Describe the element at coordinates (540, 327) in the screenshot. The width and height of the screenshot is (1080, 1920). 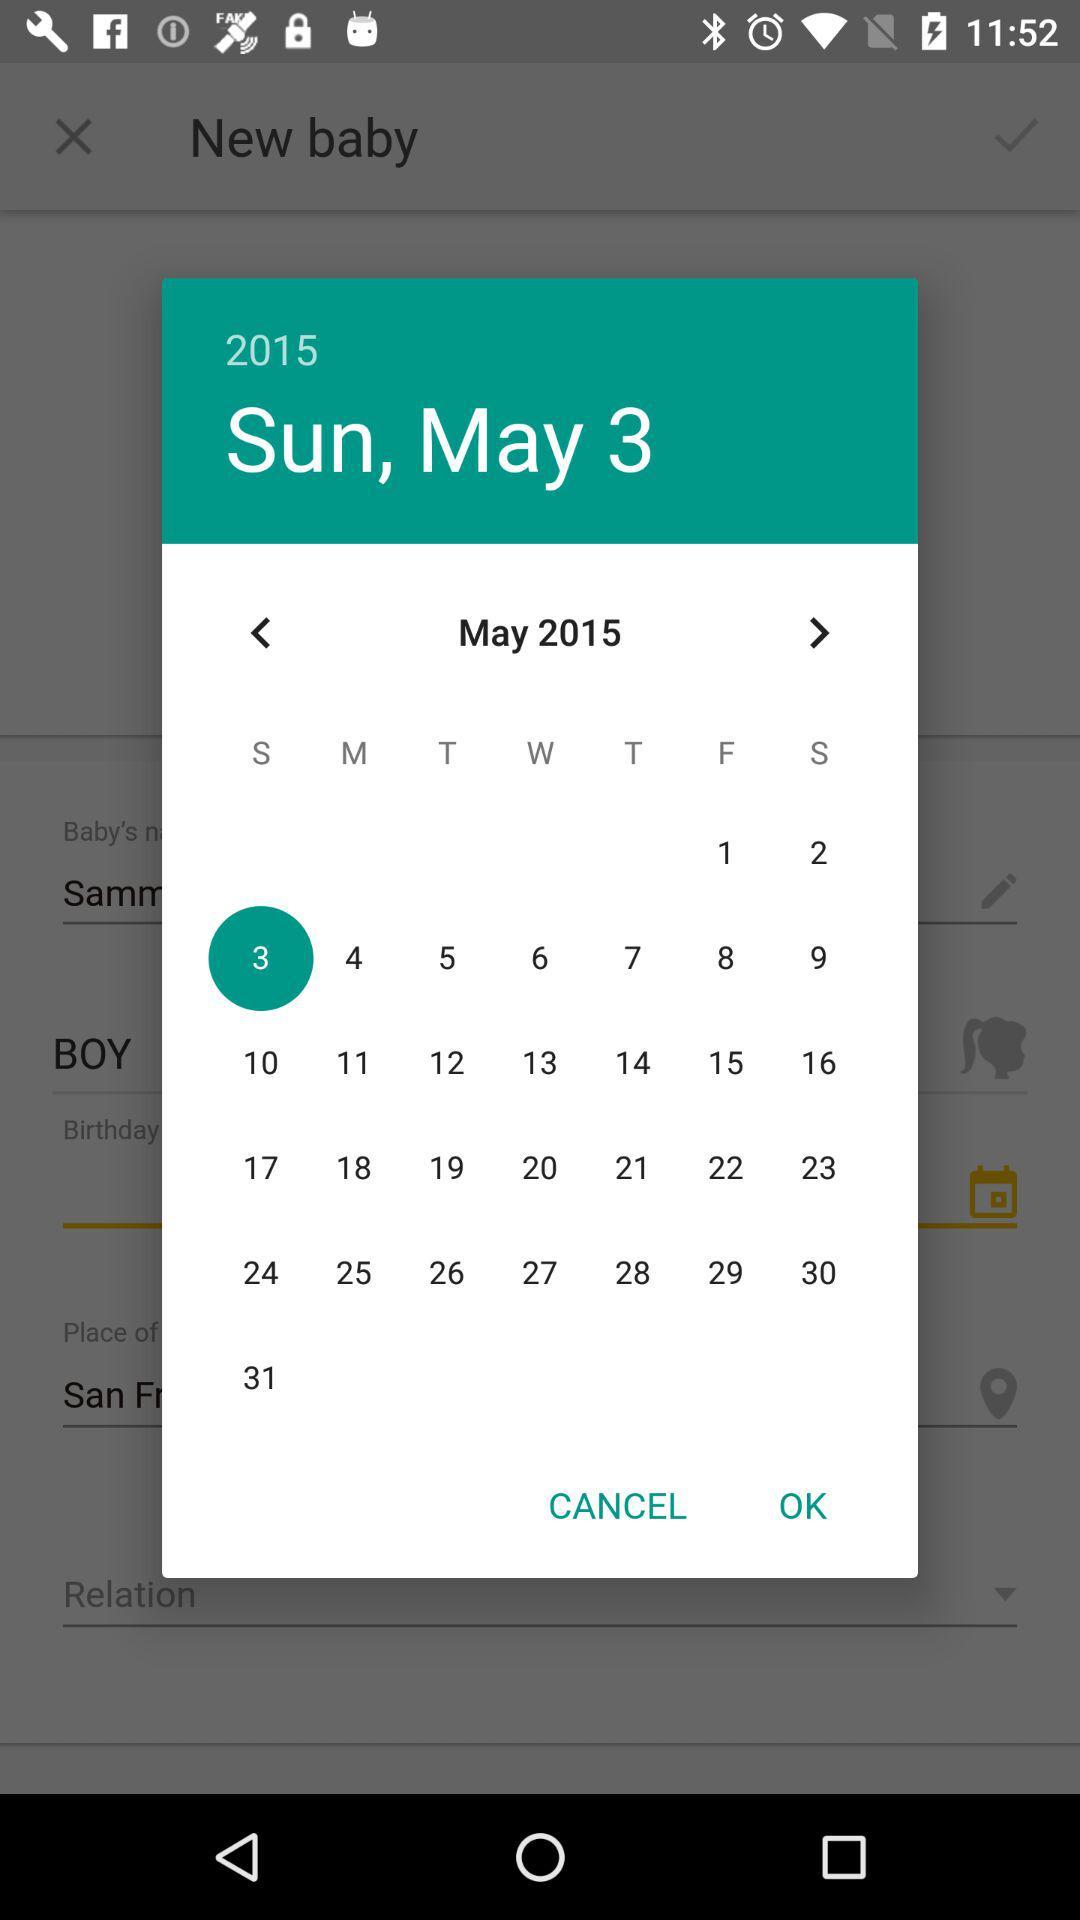
I see `the 2015 icon` at that location.